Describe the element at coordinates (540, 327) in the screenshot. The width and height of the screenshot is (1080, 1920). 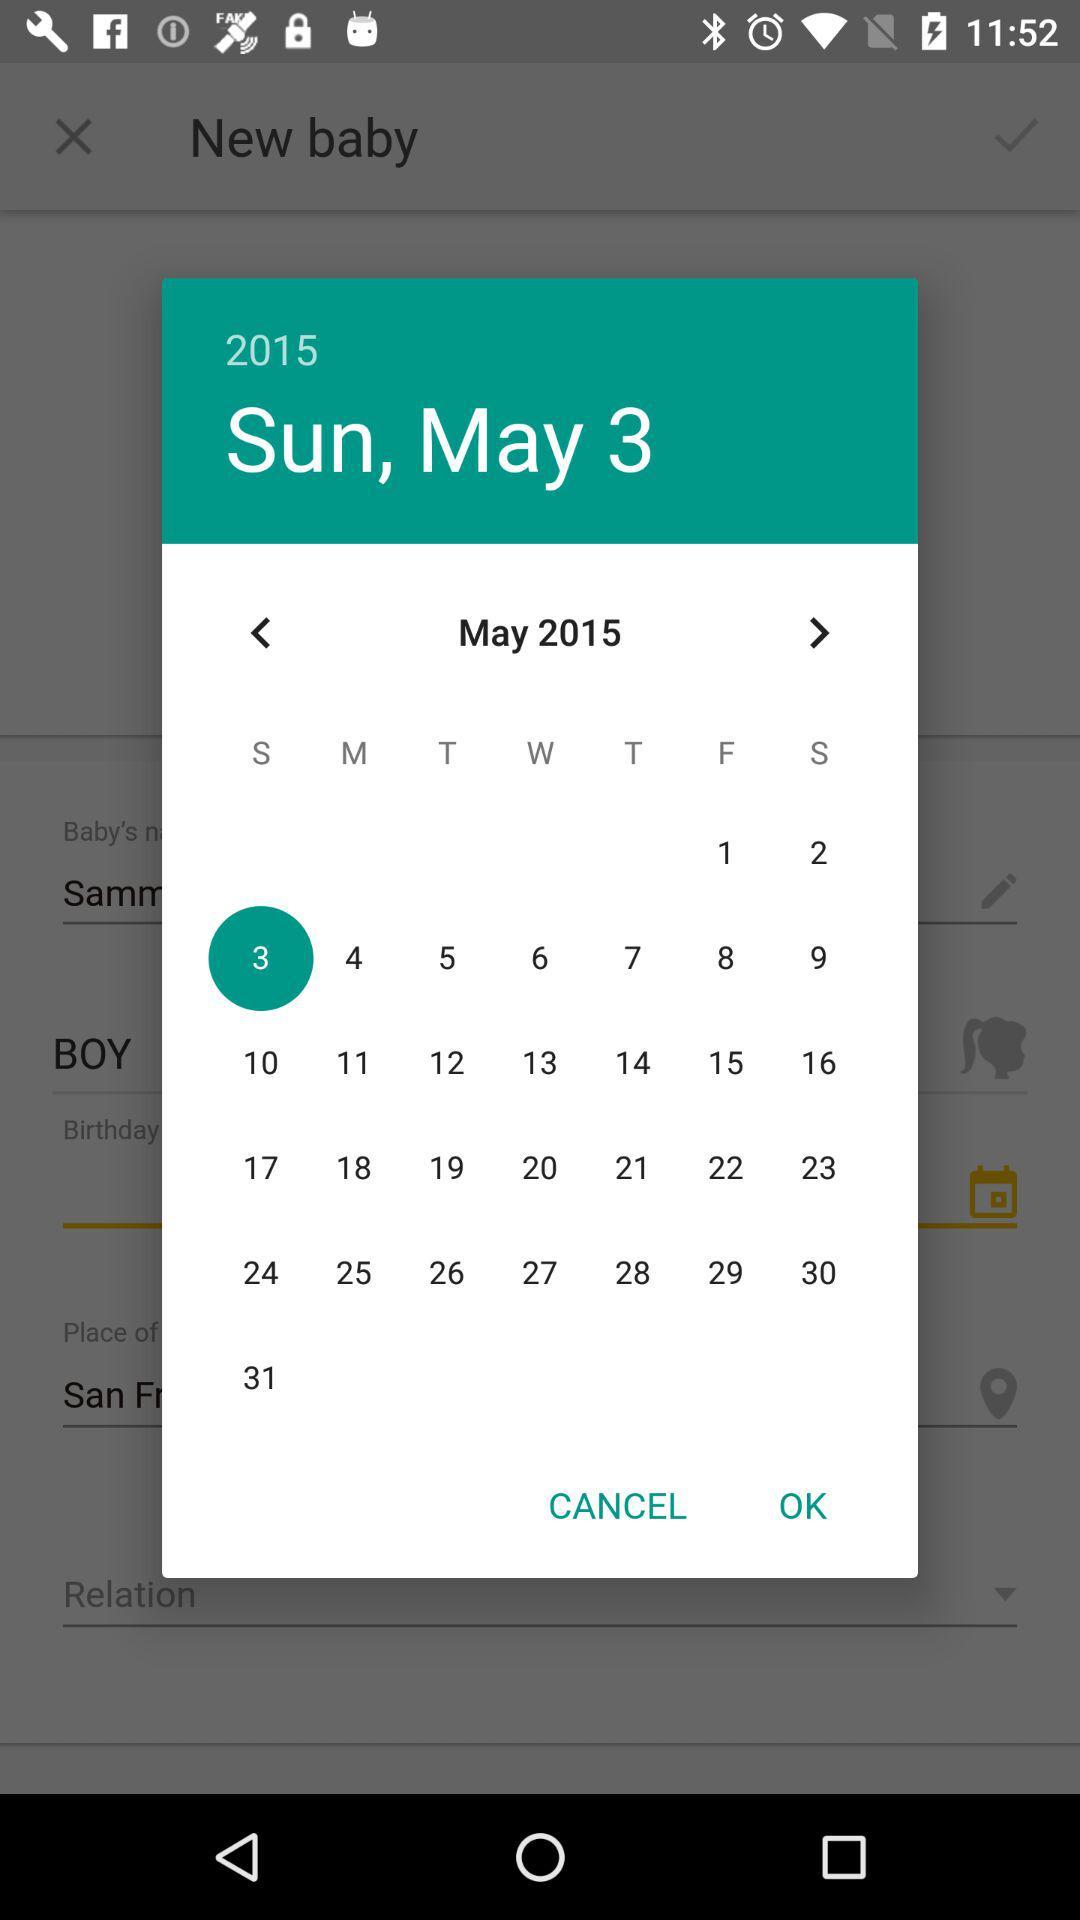
I see `the 2015 icon` at that location.